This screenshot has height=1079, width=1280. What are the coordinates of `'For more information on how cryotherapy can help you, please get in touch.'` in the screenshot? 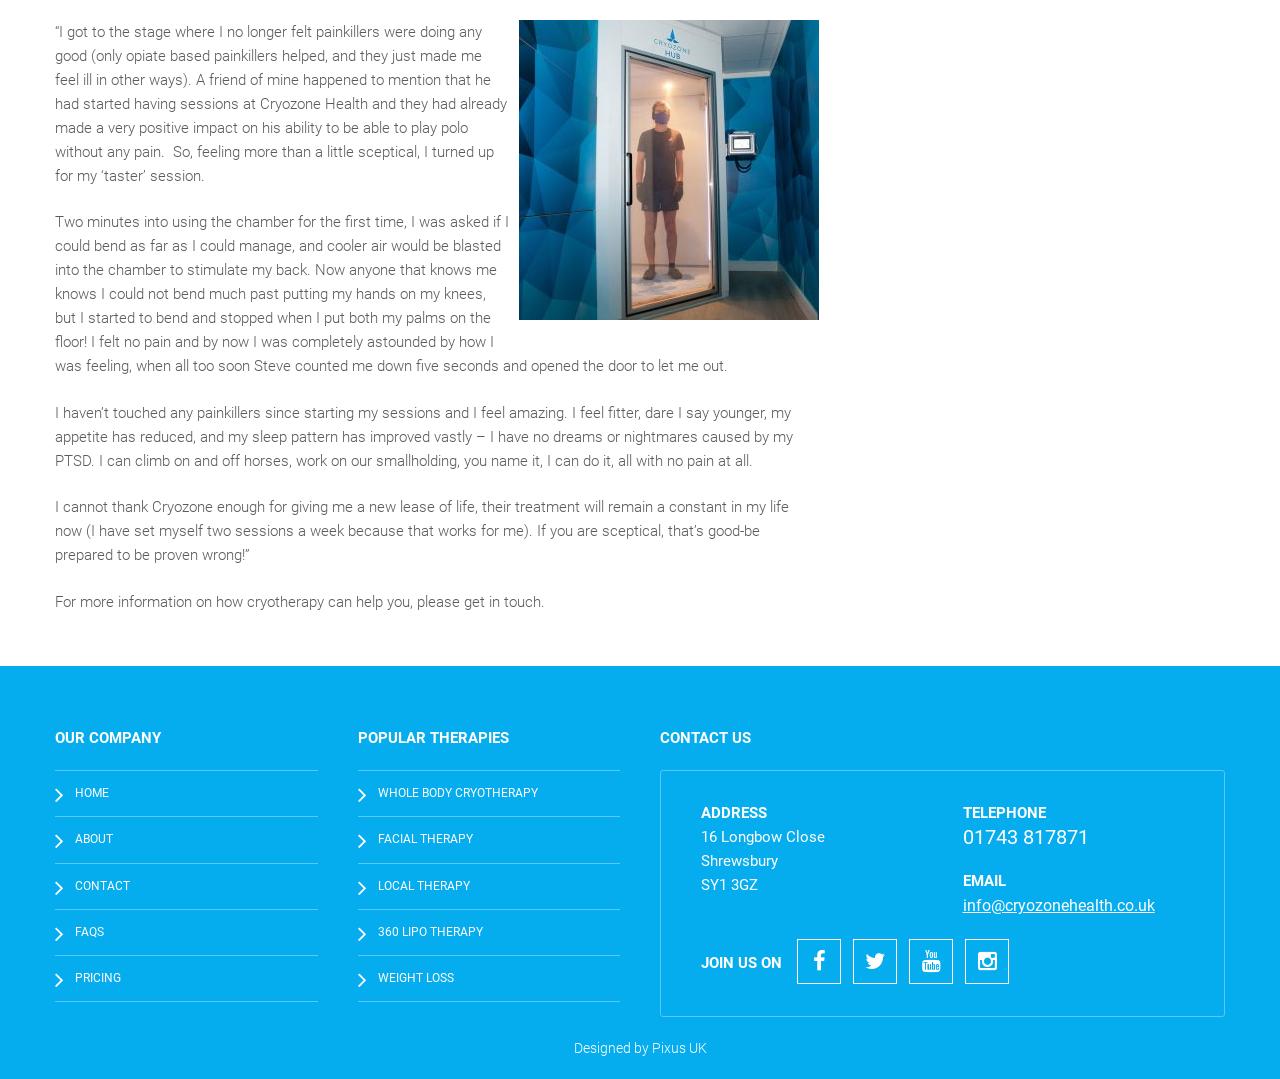 It's located at (299, 601).